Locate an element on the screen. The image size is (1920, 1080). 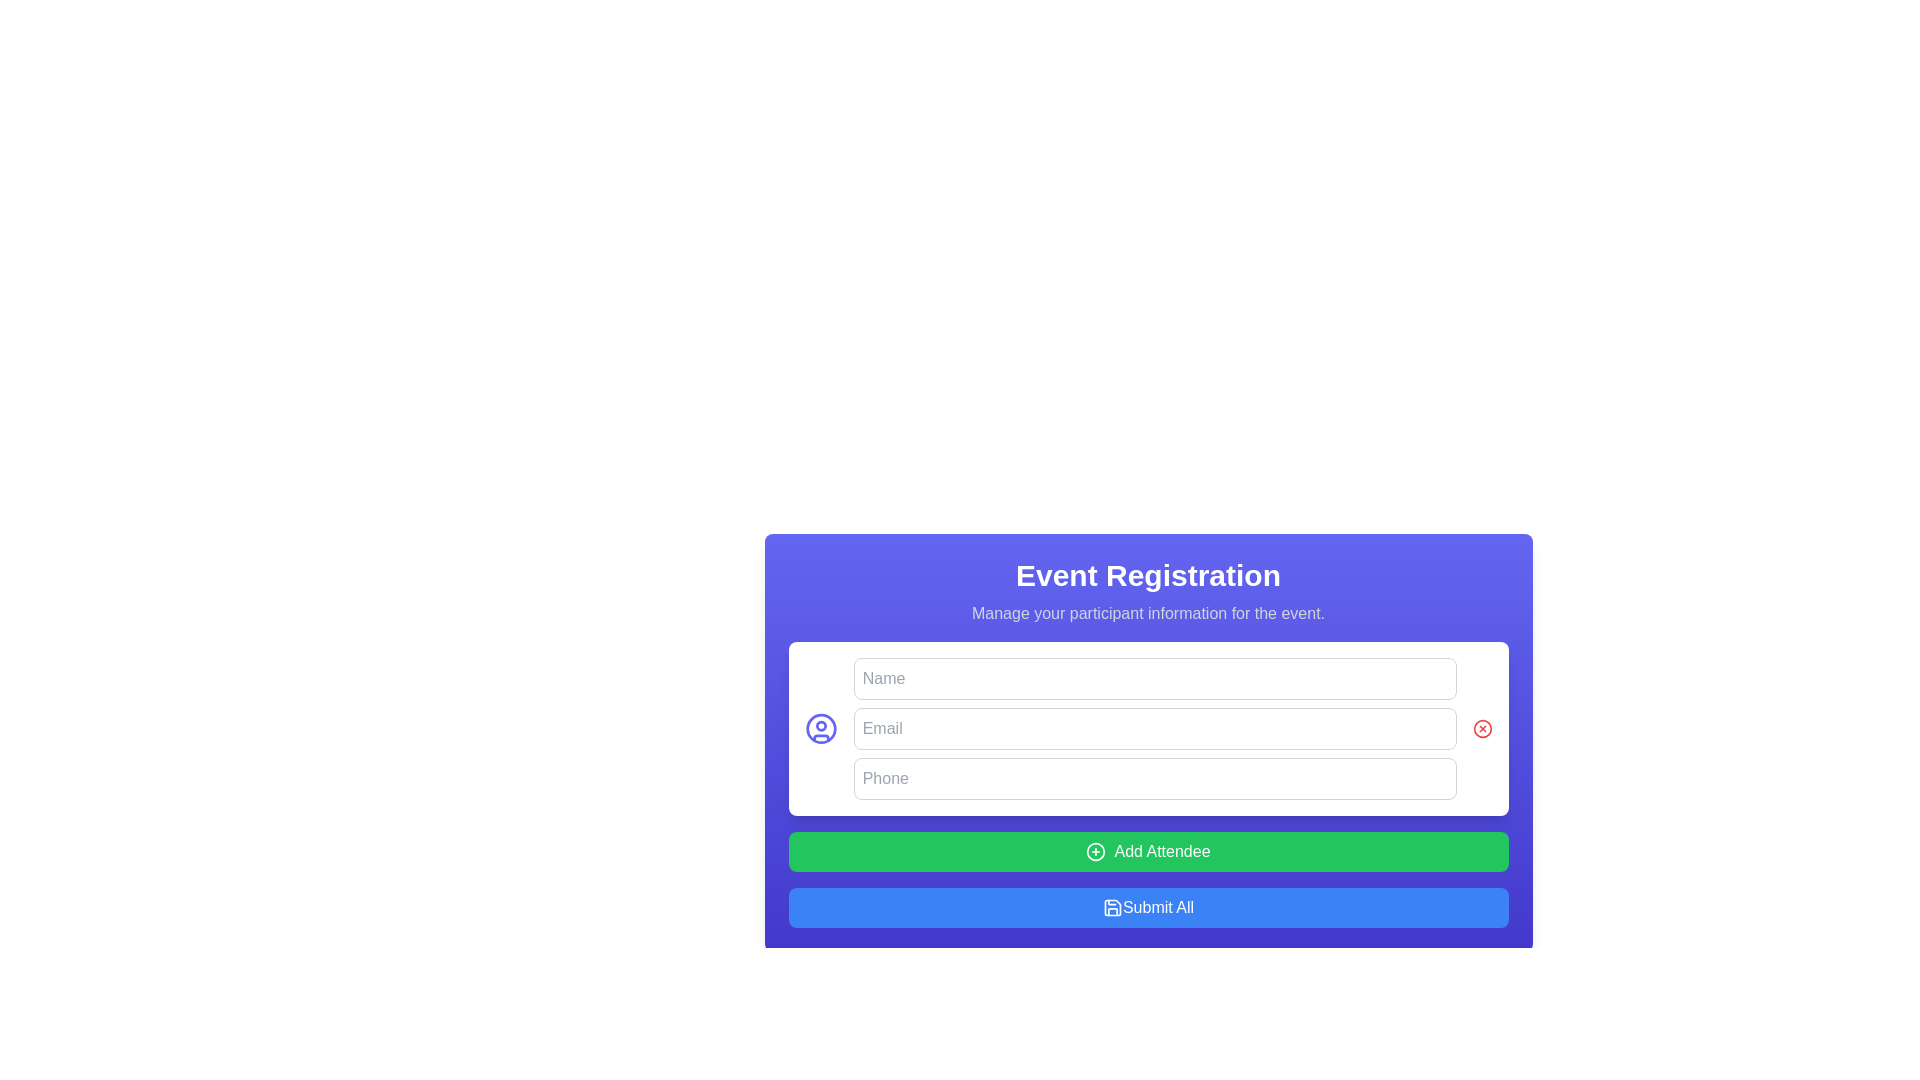
the purple hollow circular graphical element located on the left side of the form input fields, aligned vertically with the 'Name' field is located at coordinates (821, 729).